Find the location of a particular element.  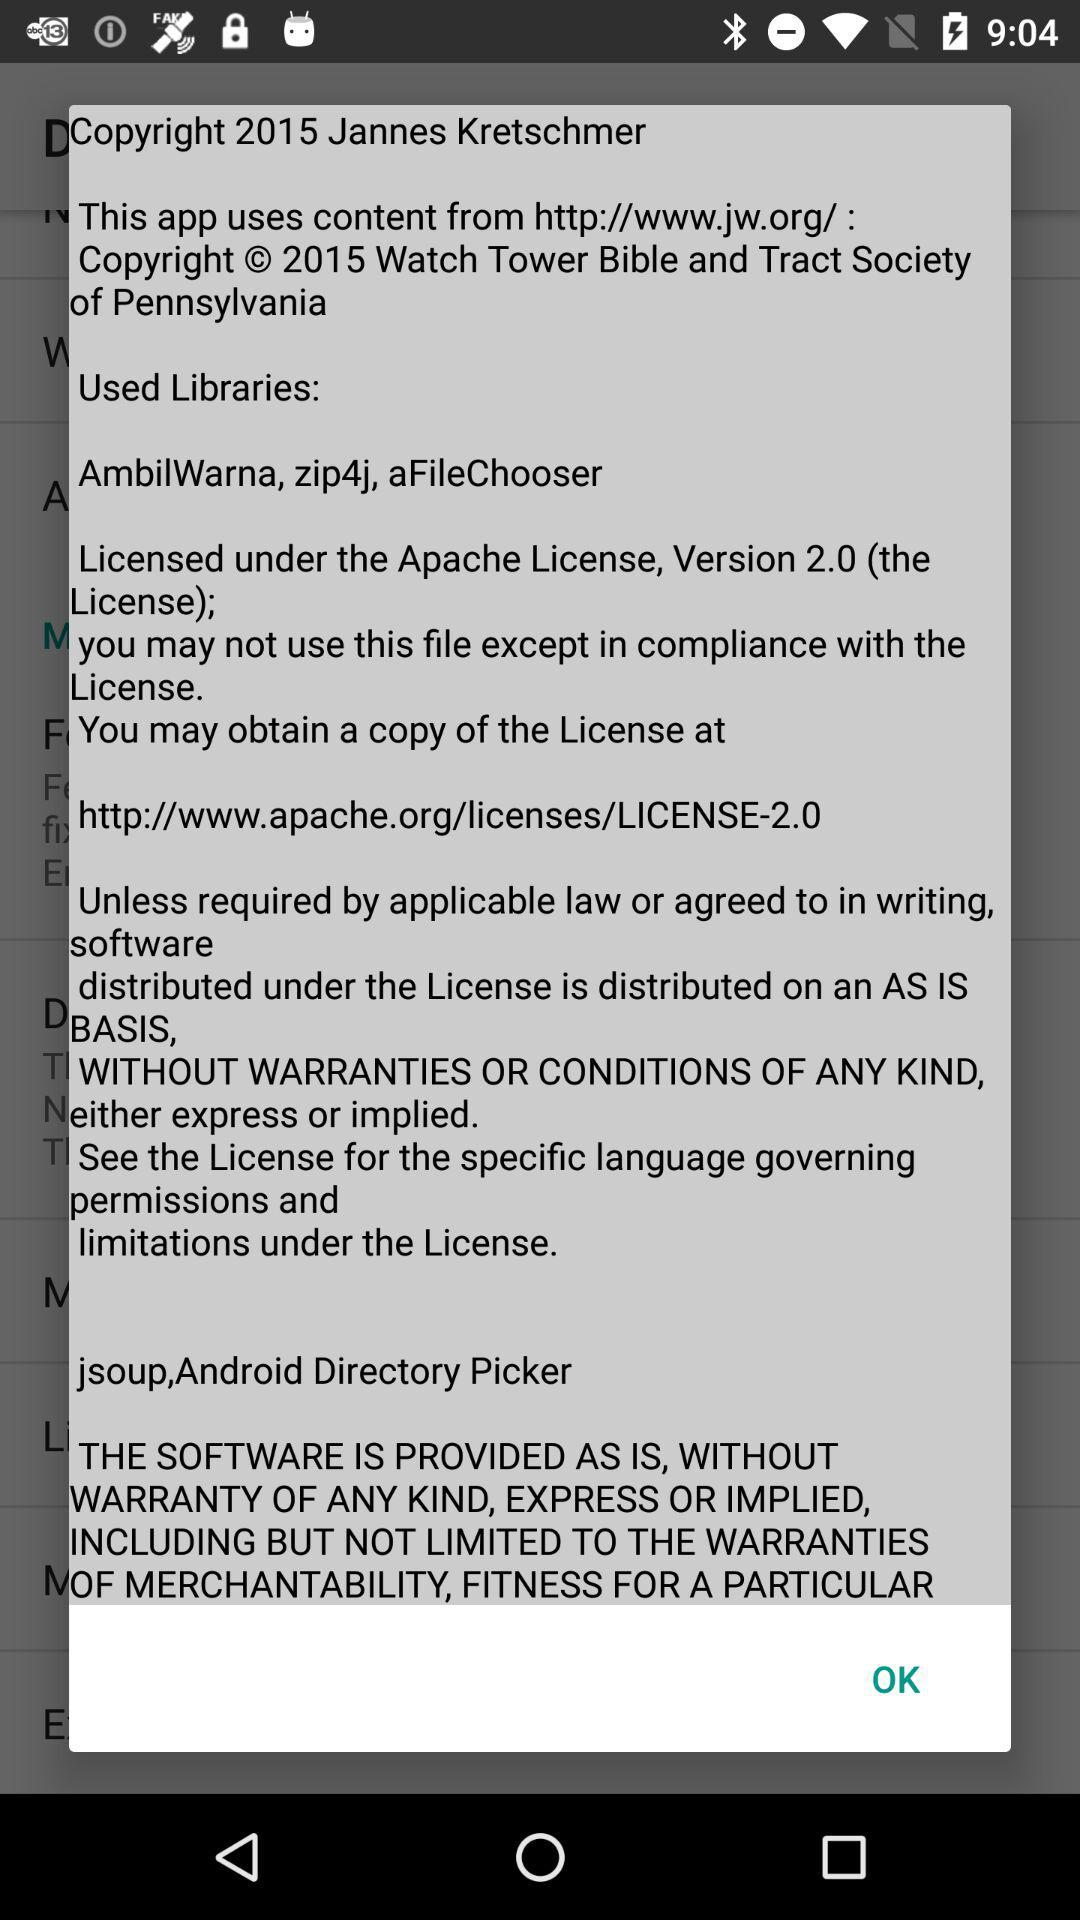

the ok item is located at coordinates (894, 1678).